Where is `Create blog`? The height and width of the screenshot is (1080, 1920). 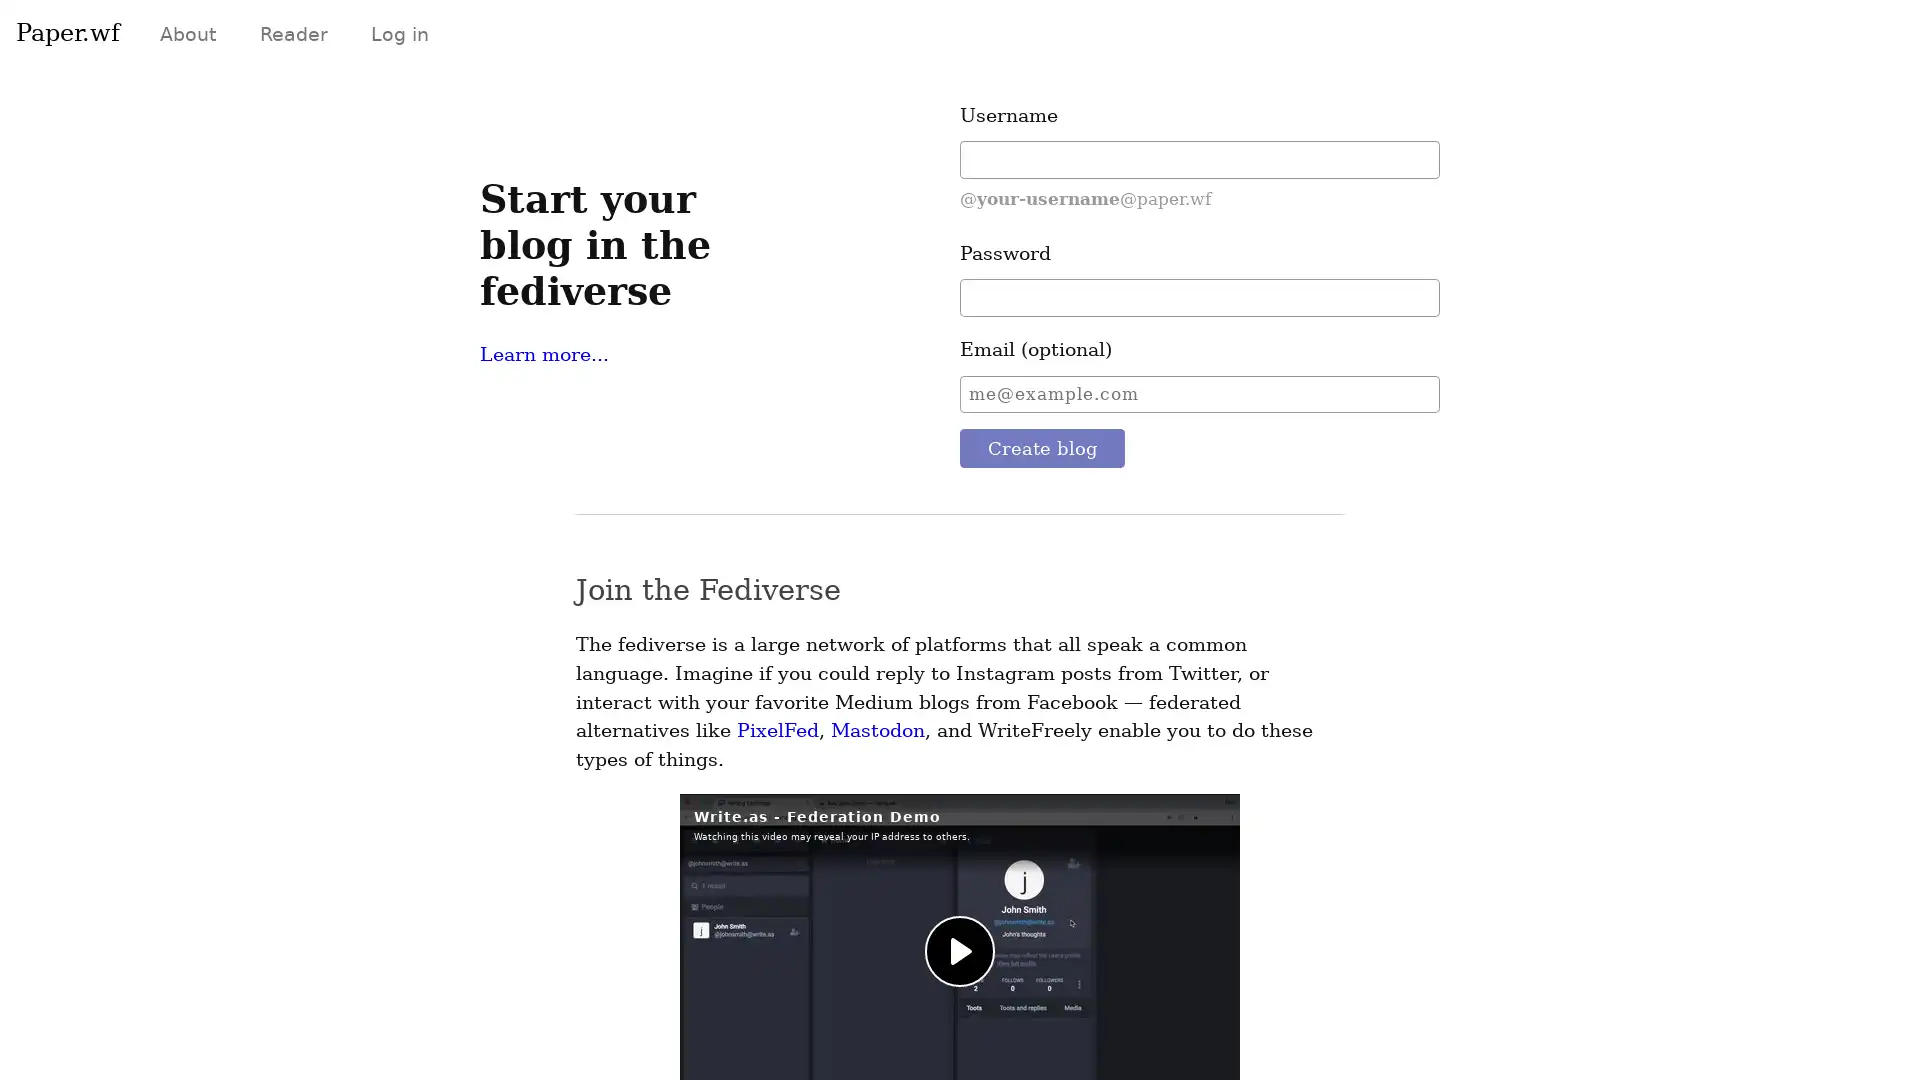
Create blog is located at coordinates (1043, 450).